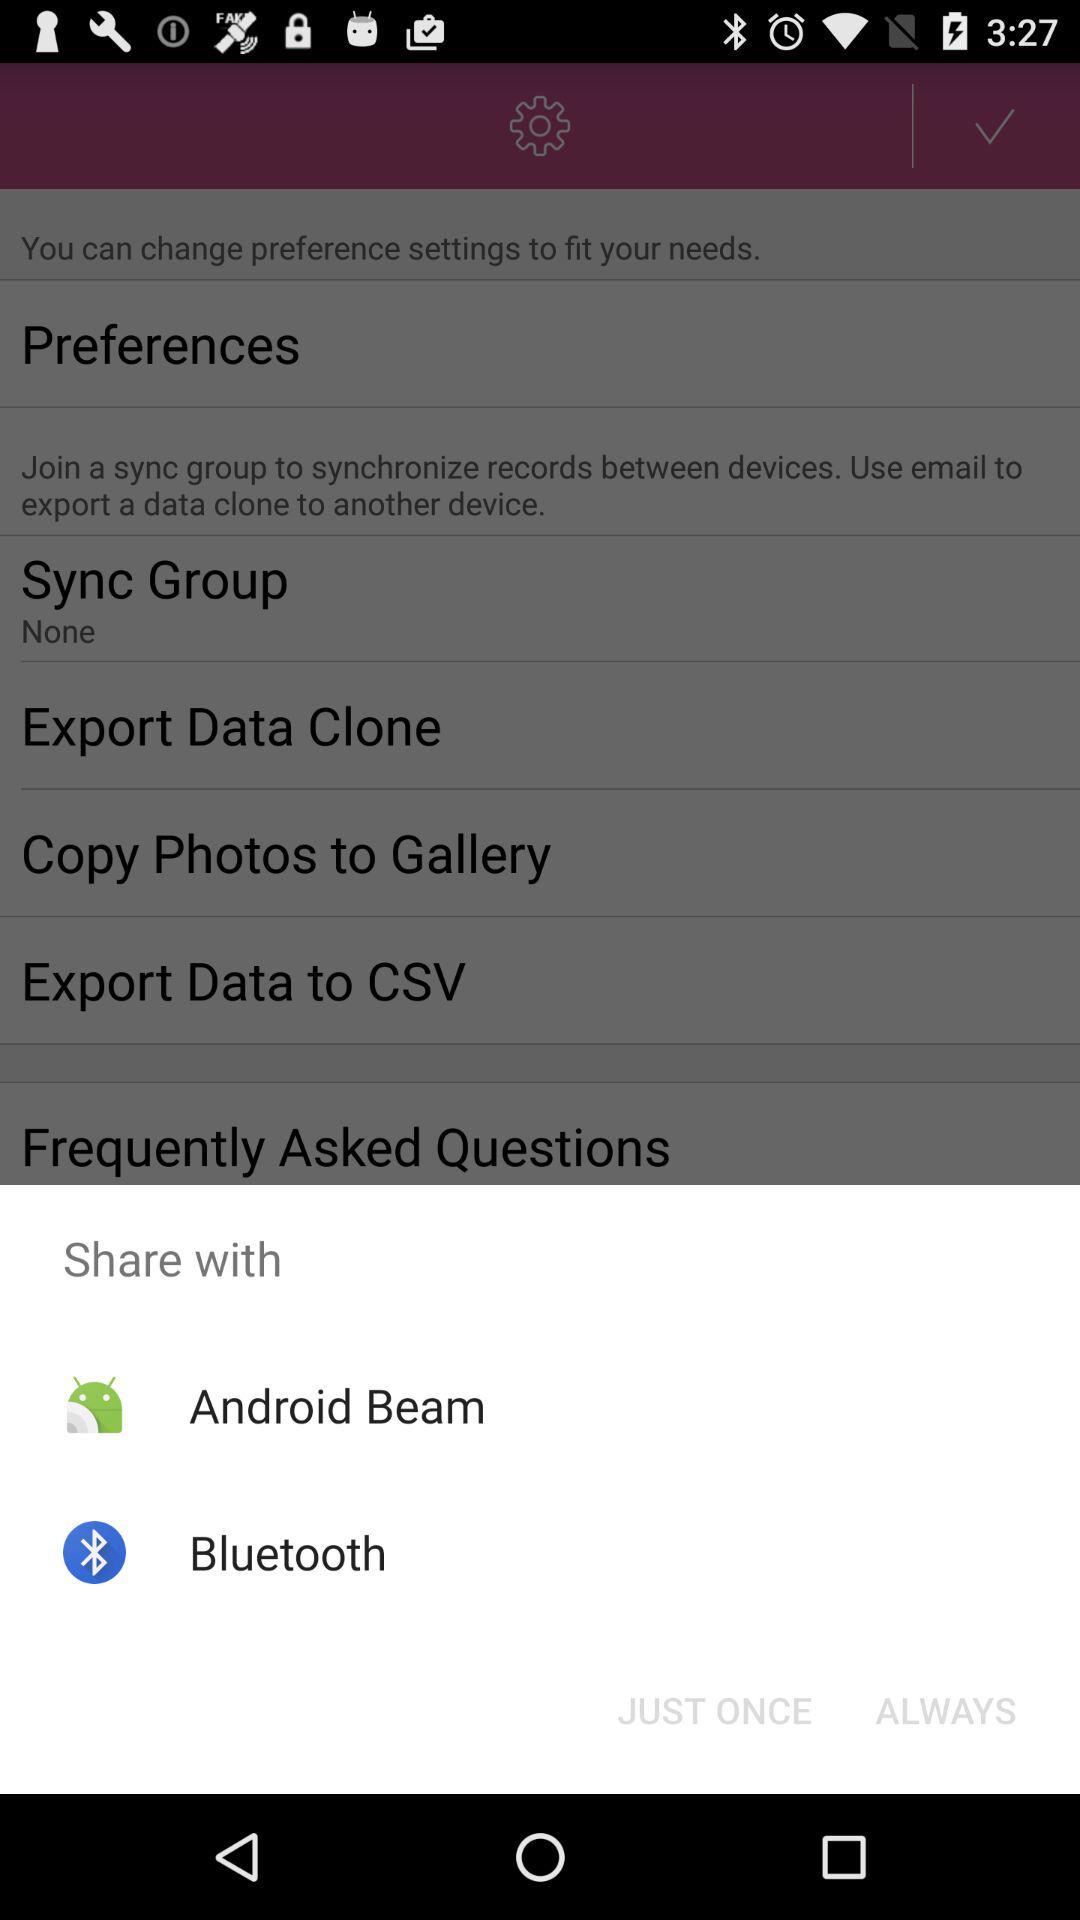  Describe the element at coordinates (288, 1551) in the screenshot. I see `icon below the android beam item` at that location.